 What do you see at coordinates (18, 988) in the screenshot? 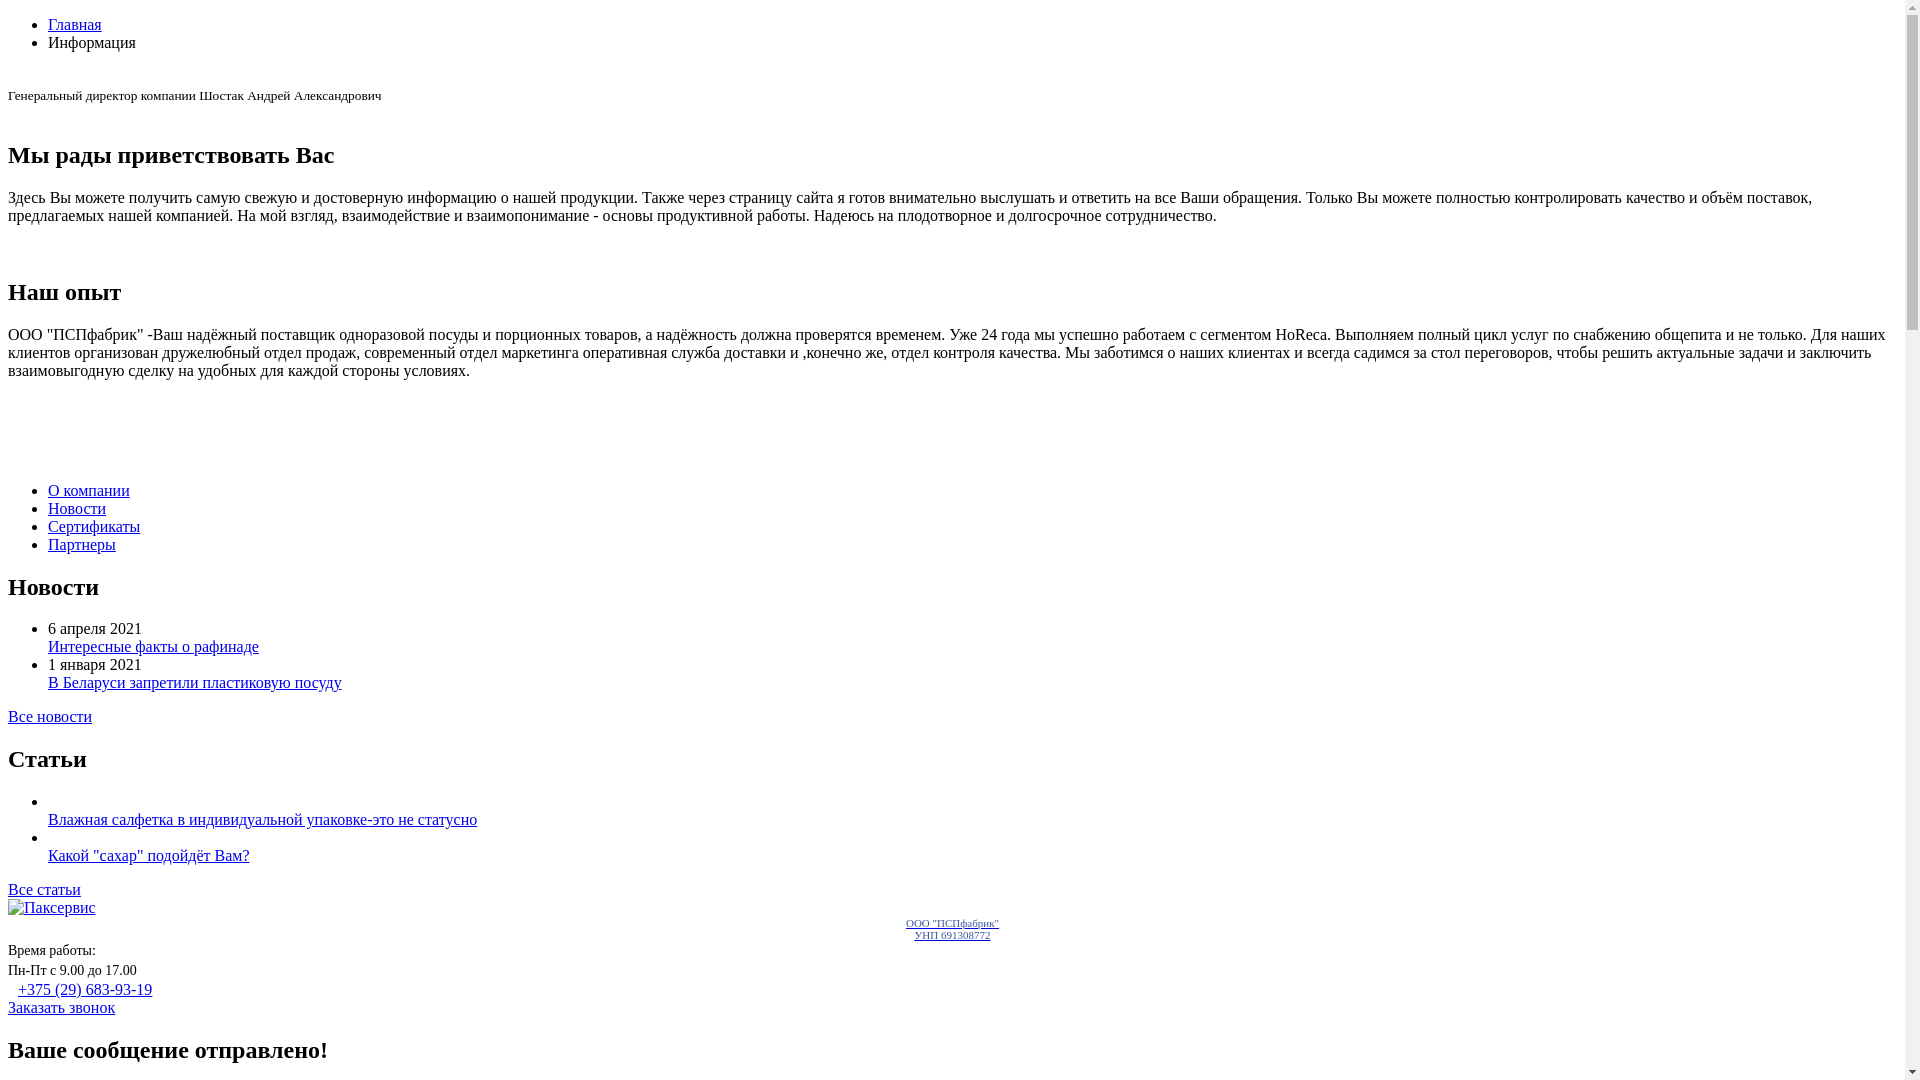
I see `'+375 (29) 683-93-19'` at bounding box center [18, 988].